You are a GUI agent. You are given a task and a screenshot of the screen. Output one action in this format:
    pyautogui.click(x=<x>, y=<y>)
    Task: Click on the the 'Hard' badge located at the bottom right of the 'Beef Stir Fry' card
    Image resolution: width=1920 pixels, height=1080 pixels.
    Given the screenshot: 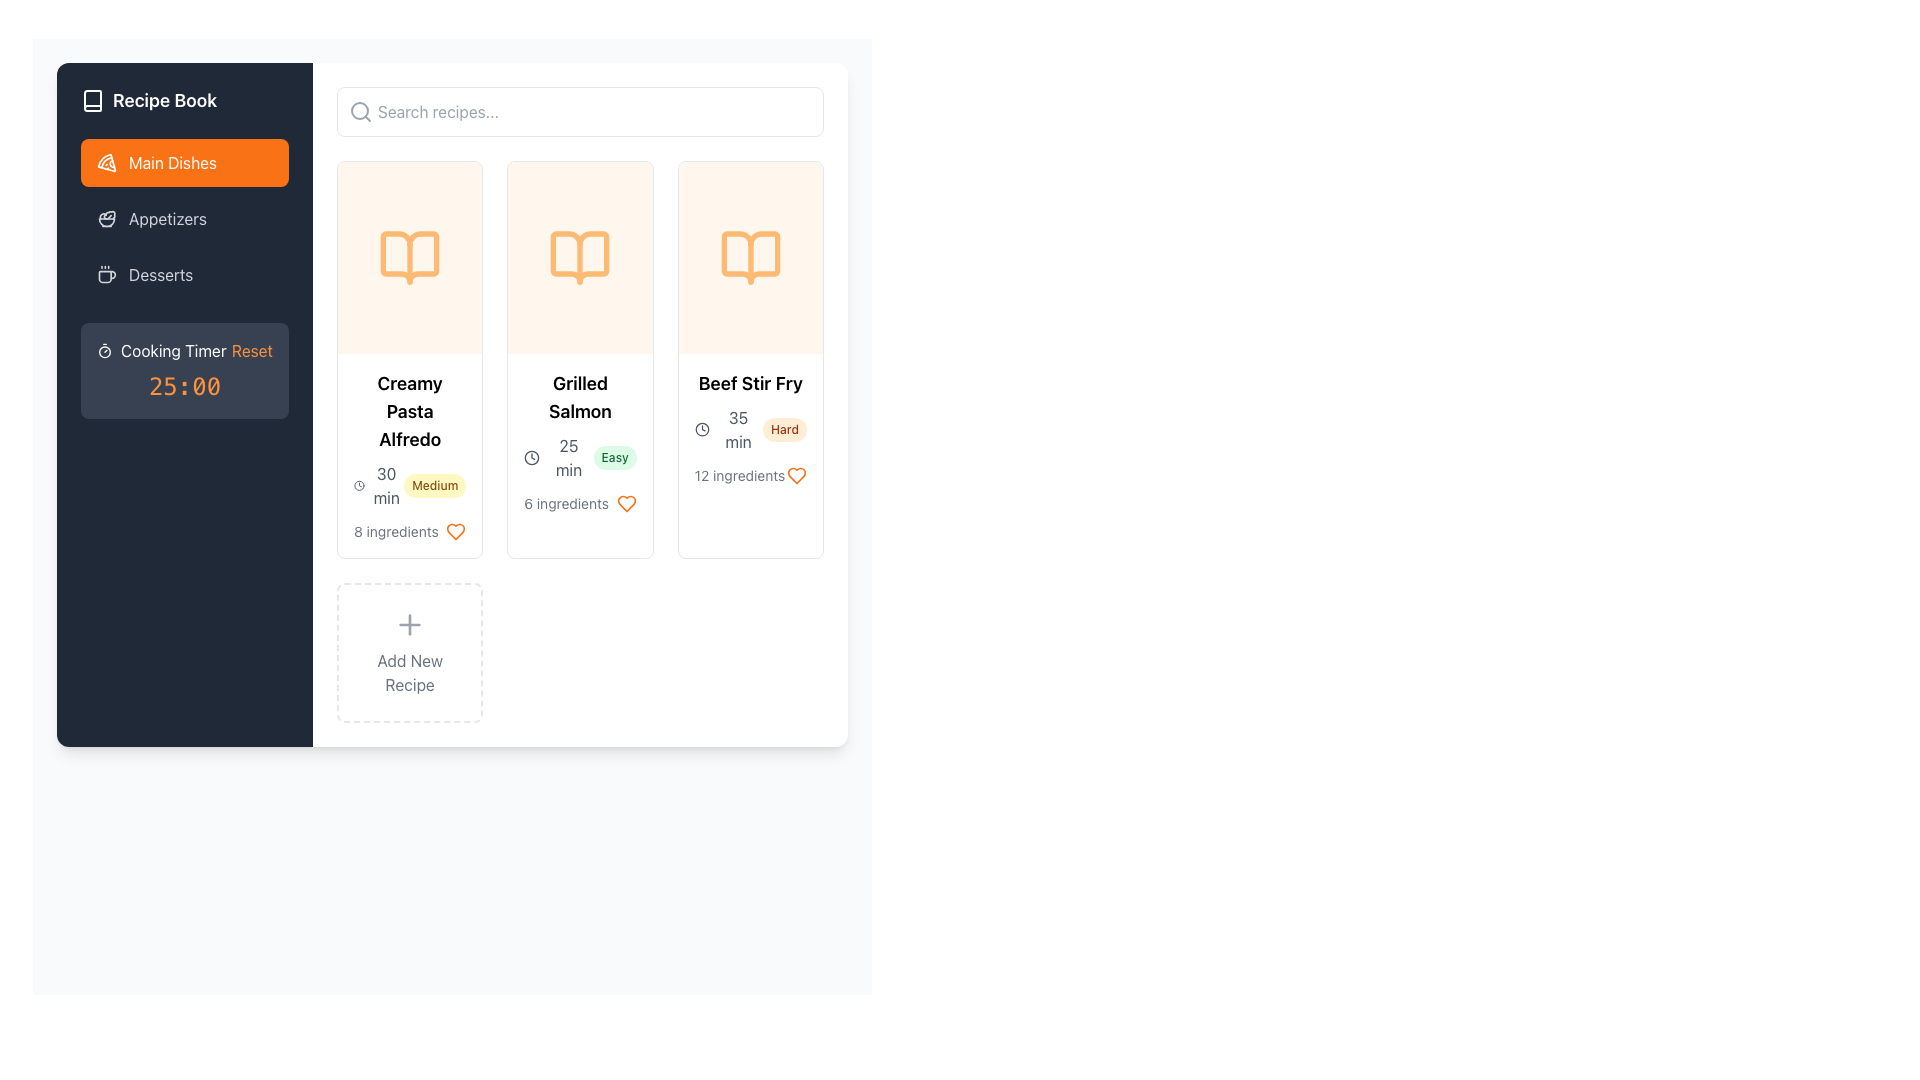 What is the action you would take?
    pyautogui.click(x=783, y=428)
    